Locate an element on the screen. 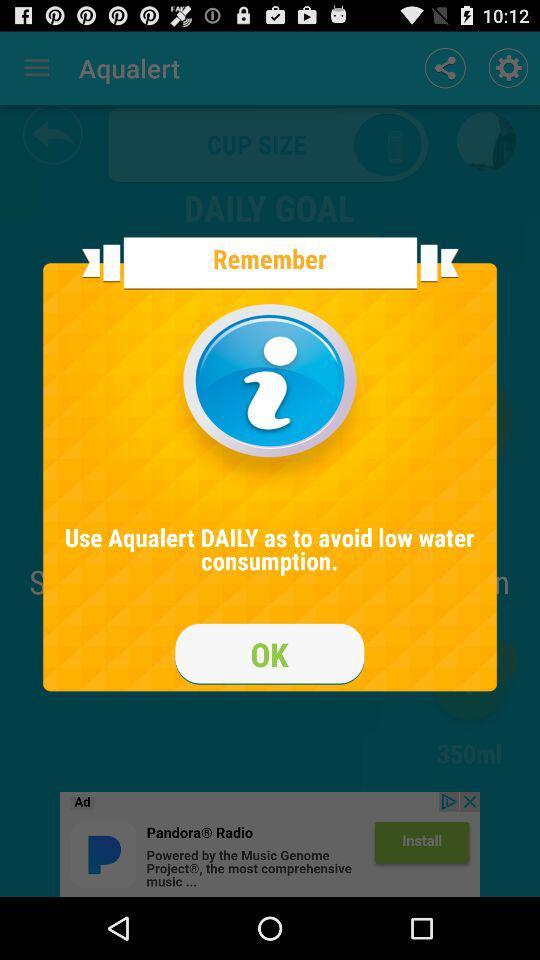 Image resolution: width=540 pixels, height=960 pixels. done option is located at coordinates (269, 653).